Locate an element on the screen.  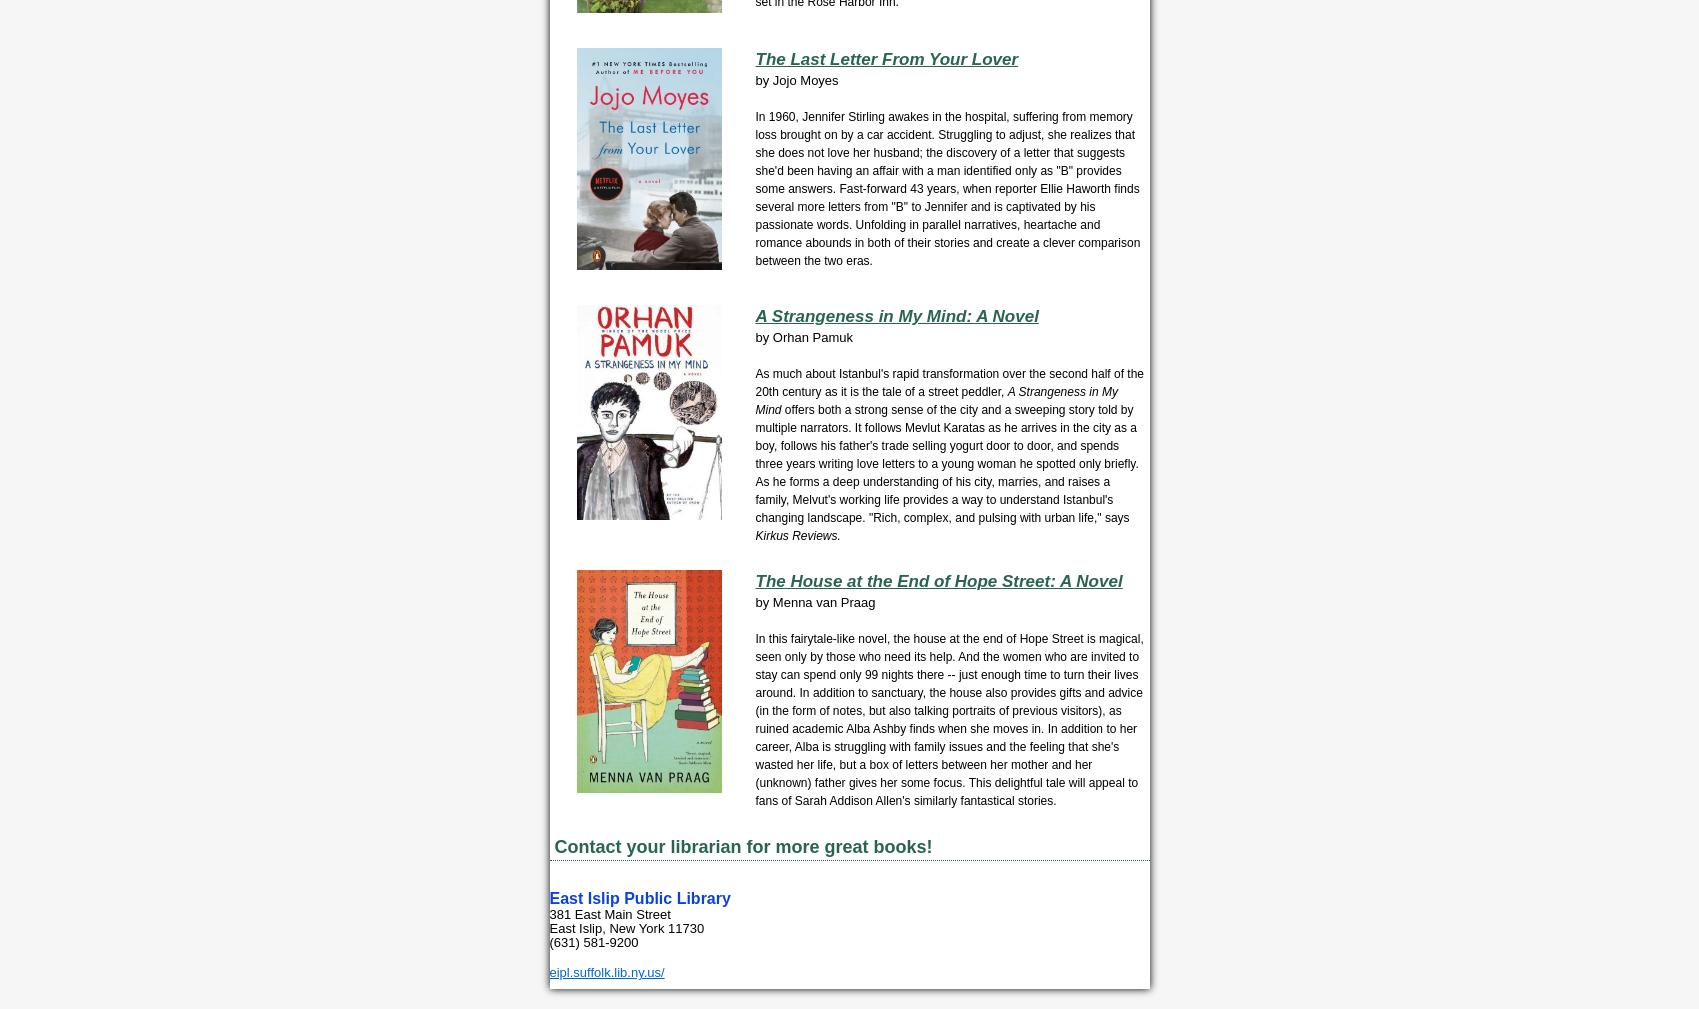
'In this fairytale-like novel, the house at the end of Hope Street is magical, seen only by those who need its help. And the women who are invited to stay can spend only 99 nights there -- just enough time to turn their lives around. In addition to sanctuary, the house also provides gifts and advice (in the form of notes, but also talking portraits of previous visitors), as ruined academic Alba Ashby finds when she moves in. In addition to her career, Alba is struggling with family issues and the feeling that she's wasted her life, but a box of letters between her mother and her (unknown) father gives her some focus. This delightful tale will appeal to fans of Sarah Addison Allen's similarly fantastical stories.' is located at coordinates (949, 720).